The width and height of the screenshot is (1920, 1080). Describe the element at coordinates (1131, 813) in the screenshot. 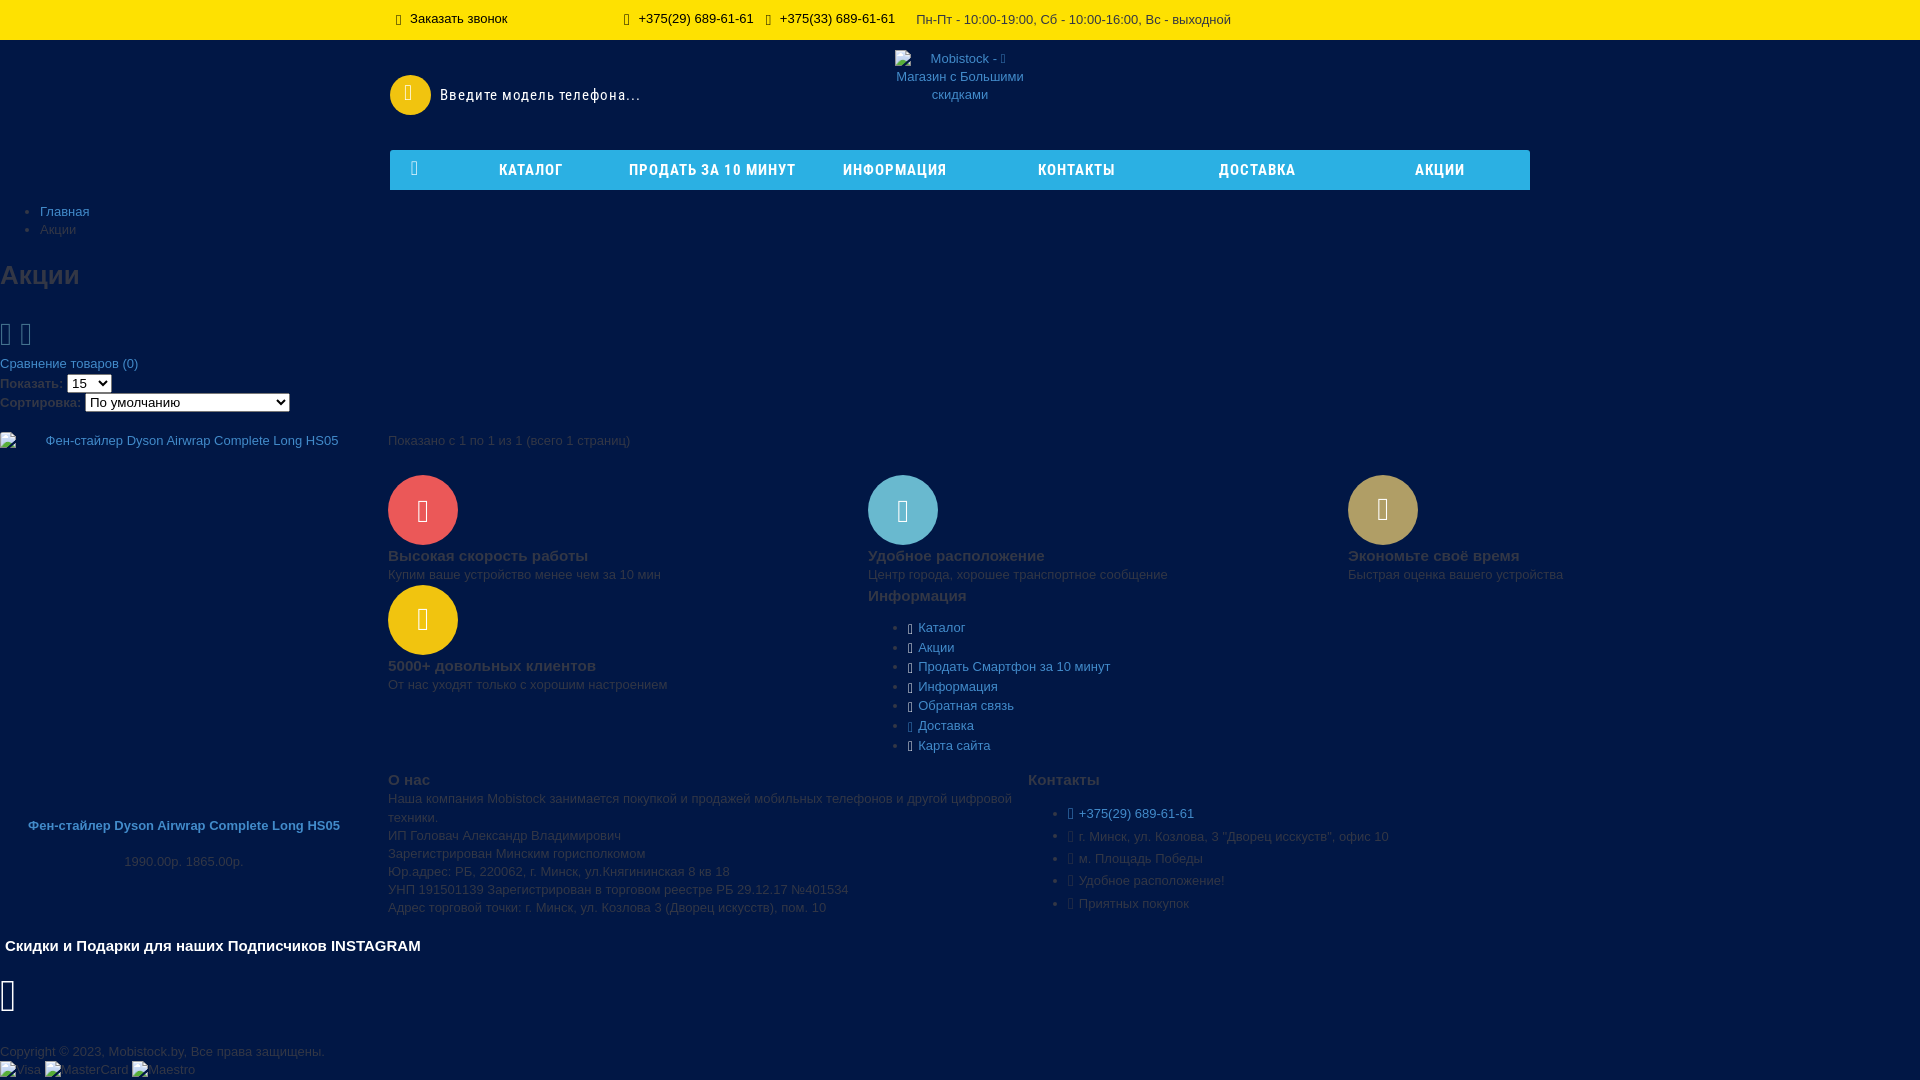

I see `'+375(29) 689-61-61'` at that location.